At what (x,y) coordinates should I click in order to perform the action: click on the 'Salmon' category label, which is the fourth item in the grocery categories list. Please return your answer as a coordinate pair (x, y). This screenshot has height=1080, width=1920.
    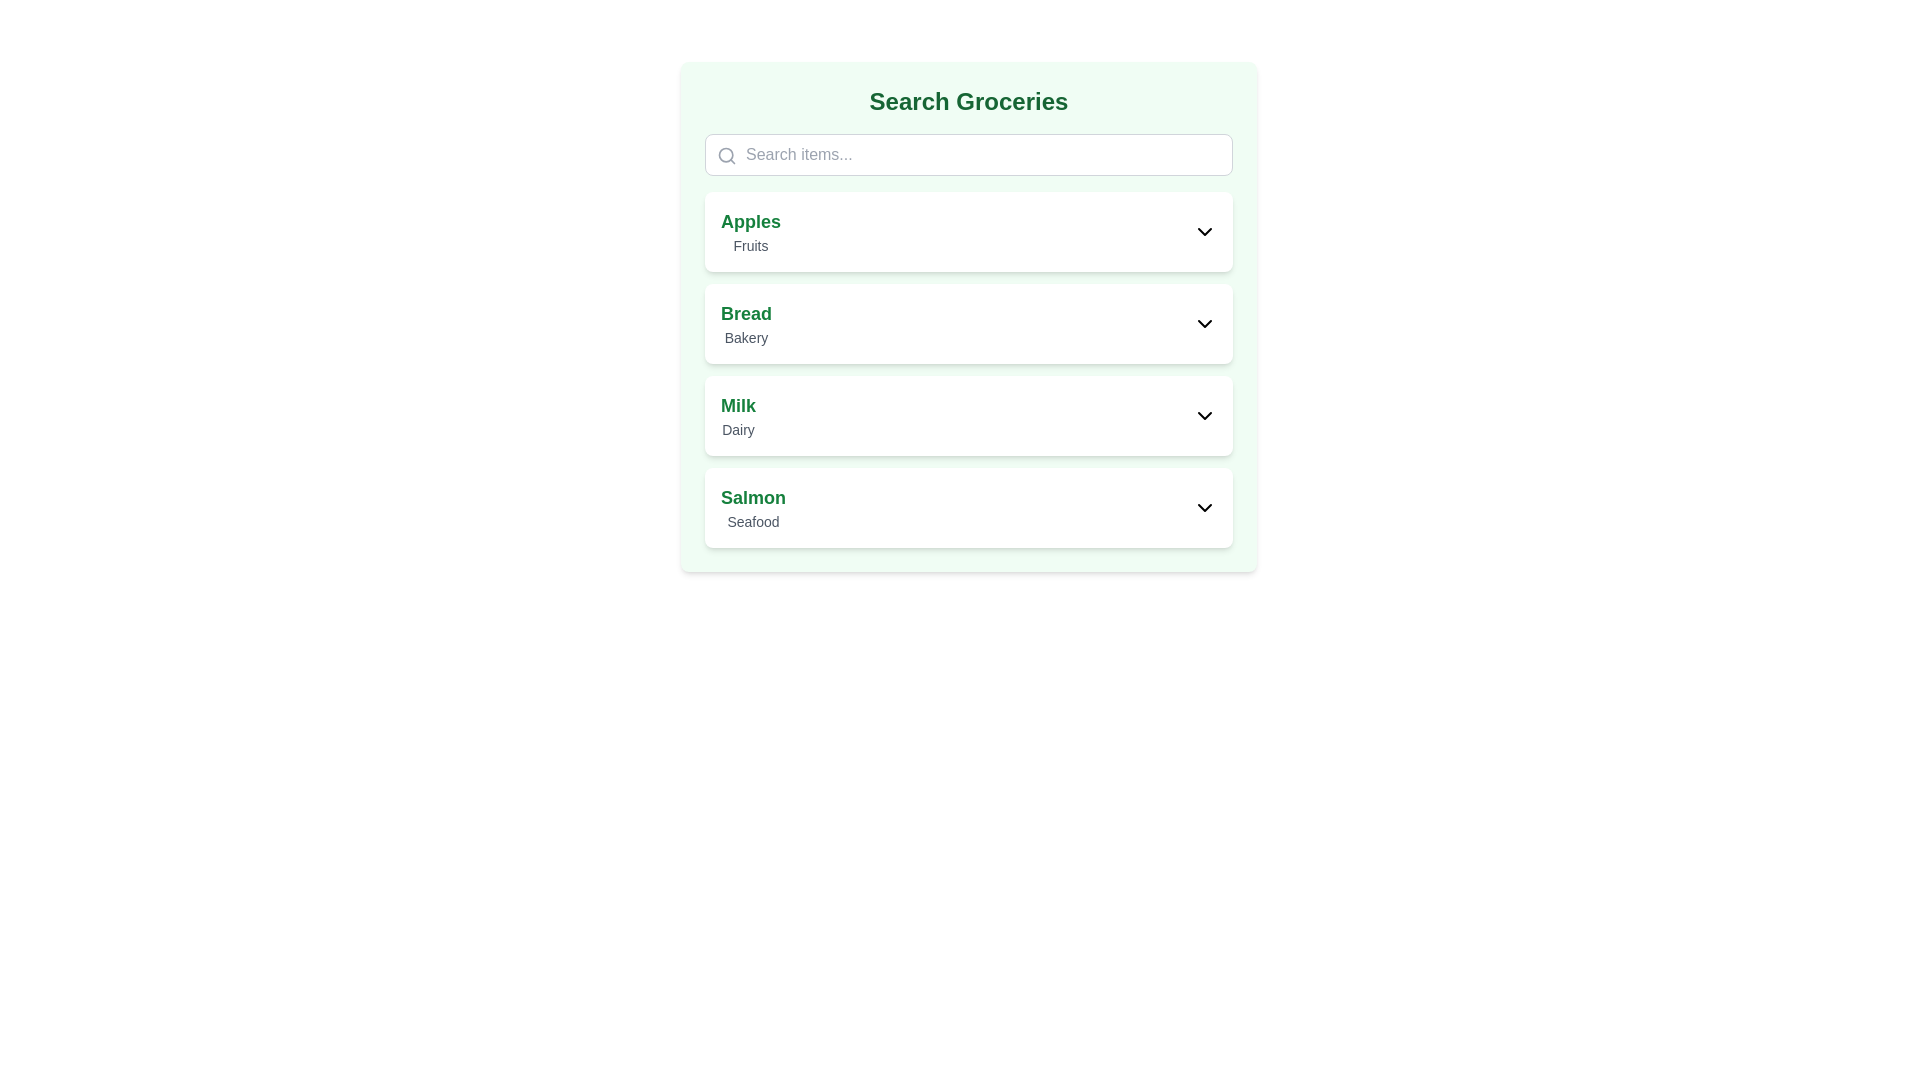
    Looking at the image, I should click on (752, 507).